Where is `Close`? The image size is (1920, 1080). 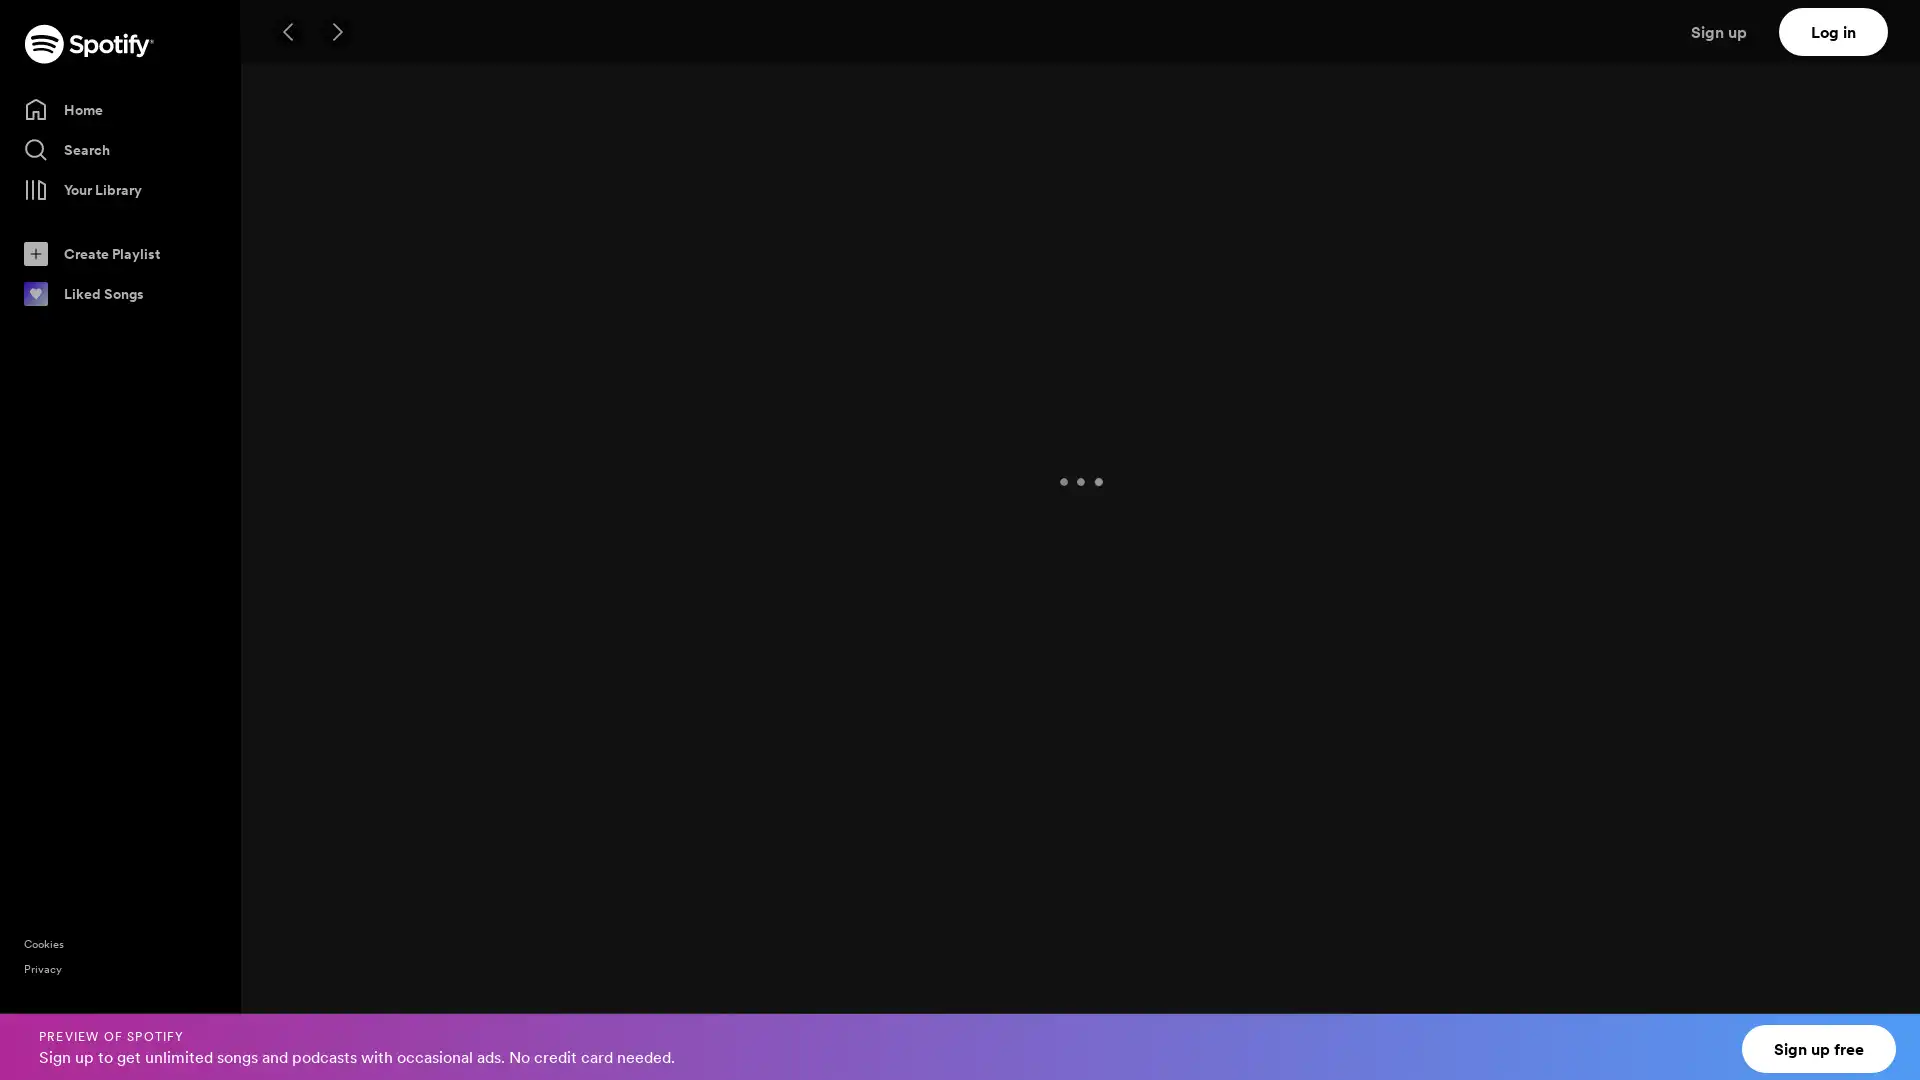 Close is located at coordinates (1886, 1034).